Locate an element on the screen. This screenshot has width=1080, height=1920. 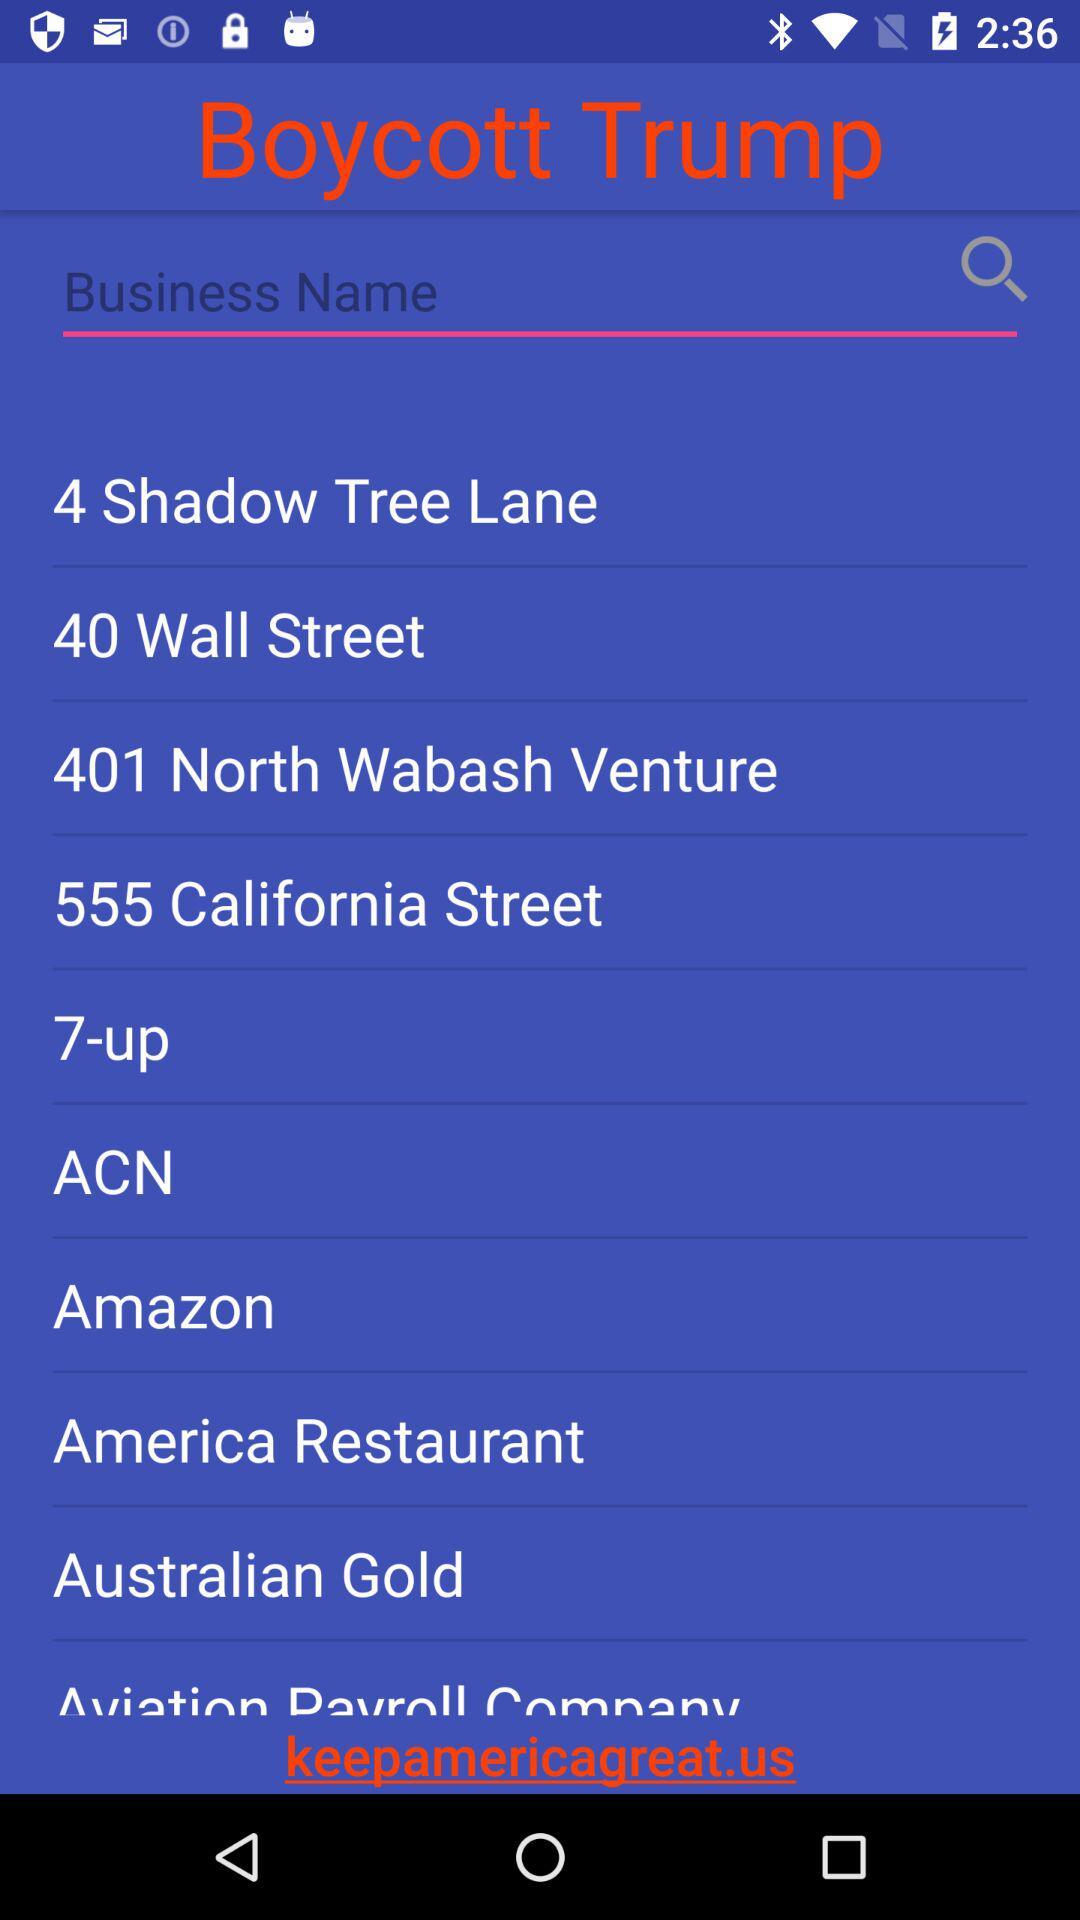
the item above the amazon is located at coordinates (540, 1170).